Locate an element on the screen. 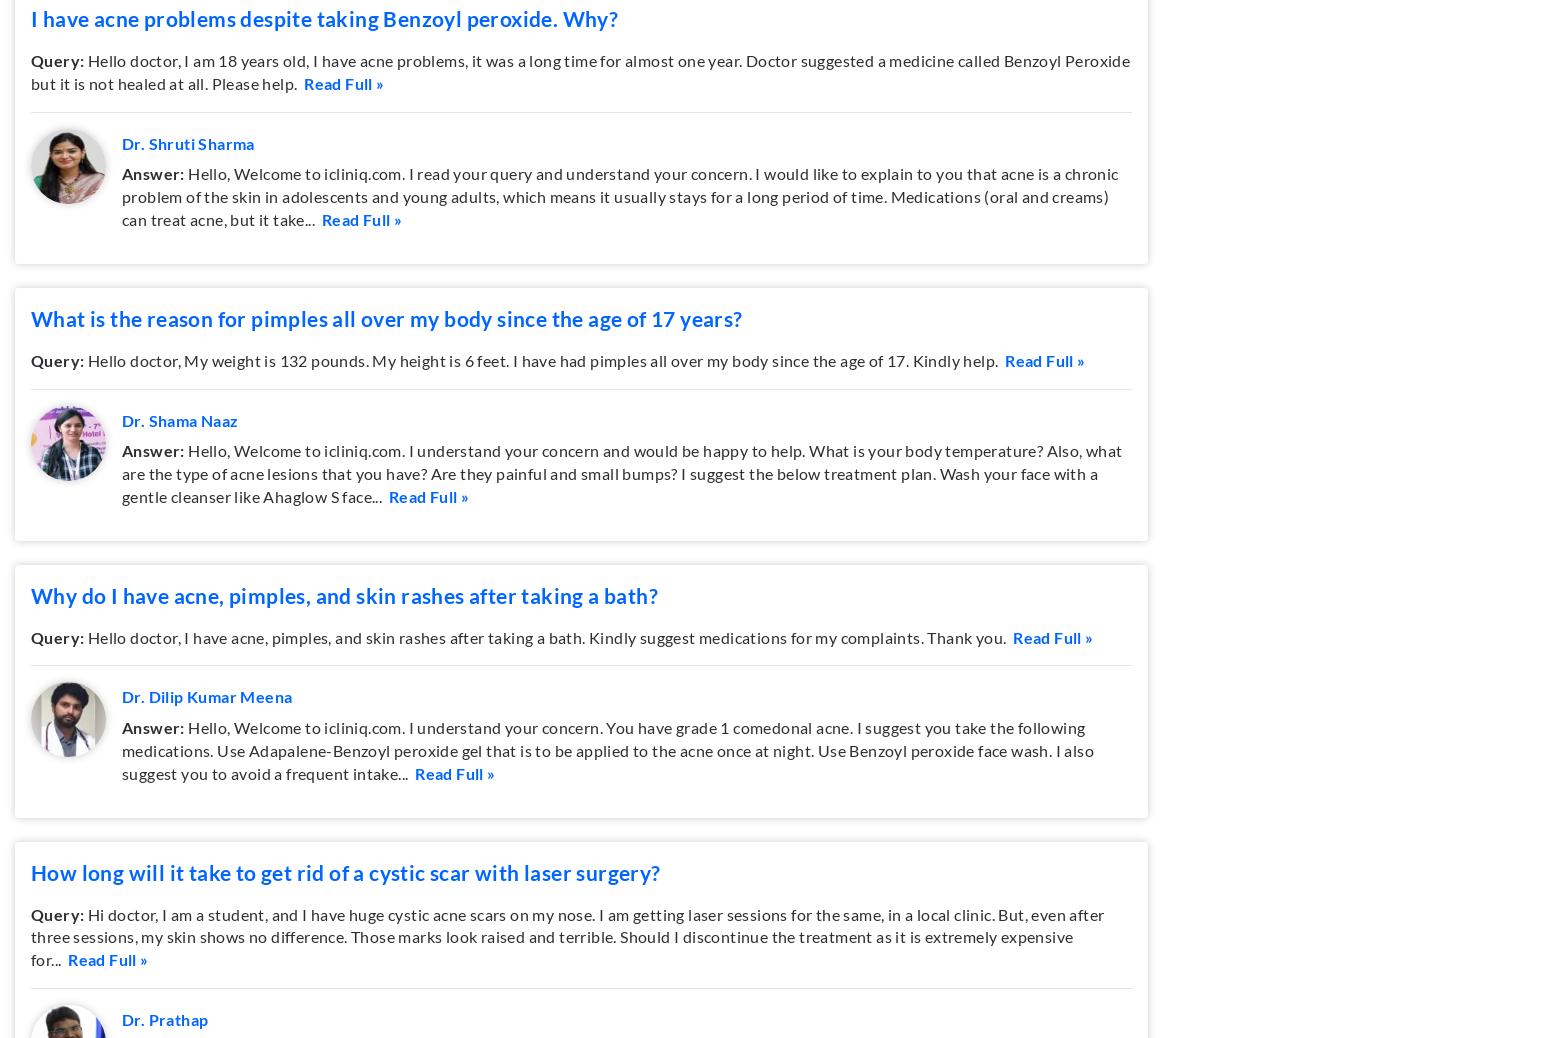 This screenshot has width=1550, height=1038. 'Pediatrics' is located at coordinates (602, 134).